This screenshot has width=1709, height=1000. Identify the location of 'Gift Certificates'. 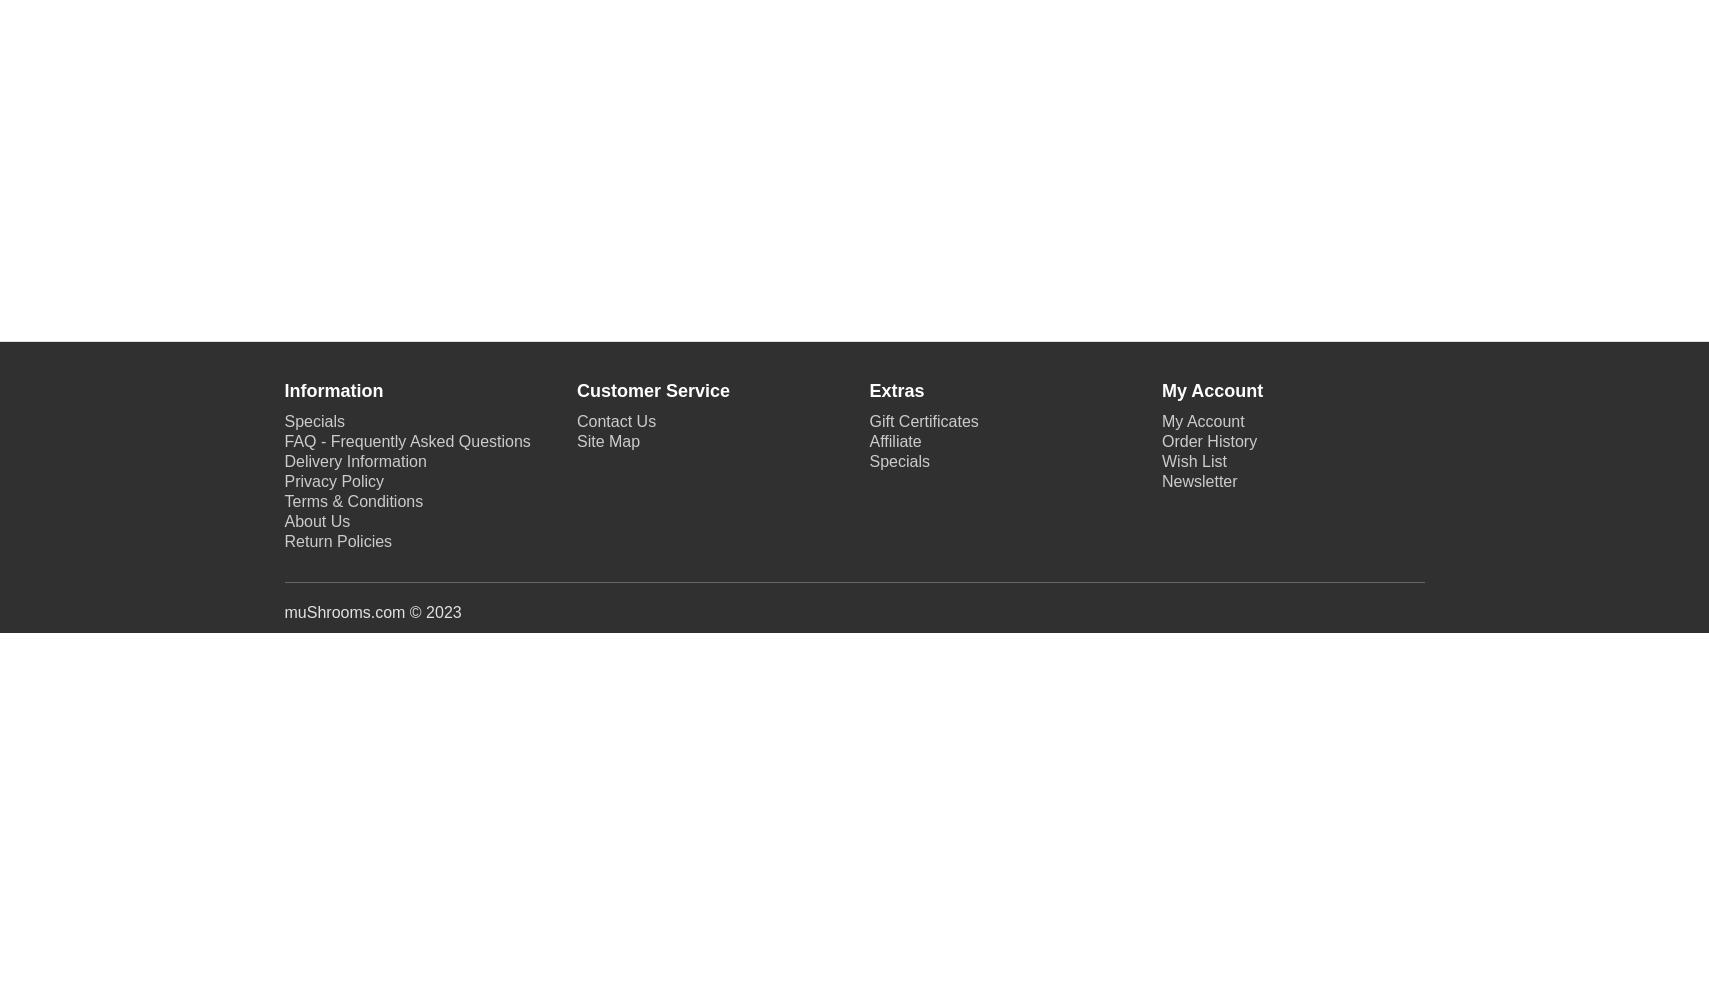
(923, 421).